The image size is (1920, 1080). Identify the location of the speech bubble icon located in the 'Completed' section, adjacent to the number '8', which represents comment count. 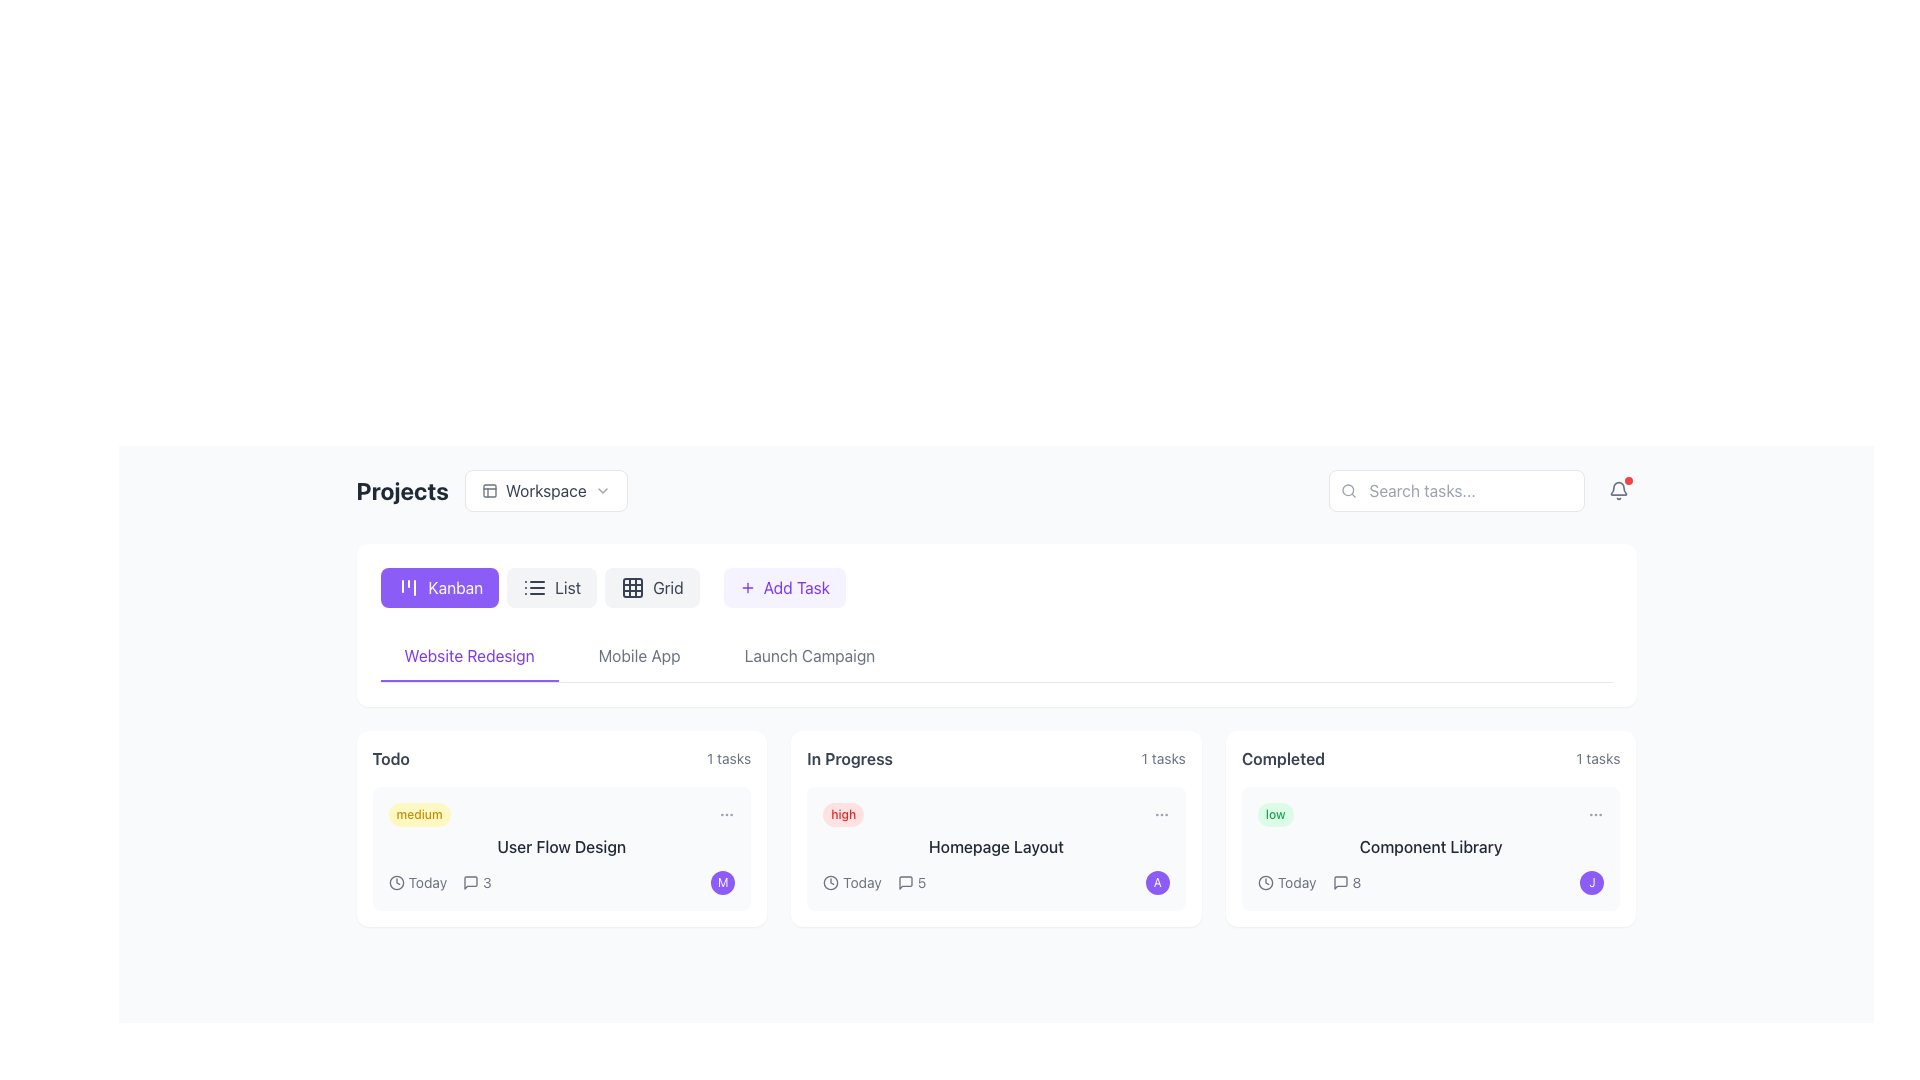
(1339, 882).